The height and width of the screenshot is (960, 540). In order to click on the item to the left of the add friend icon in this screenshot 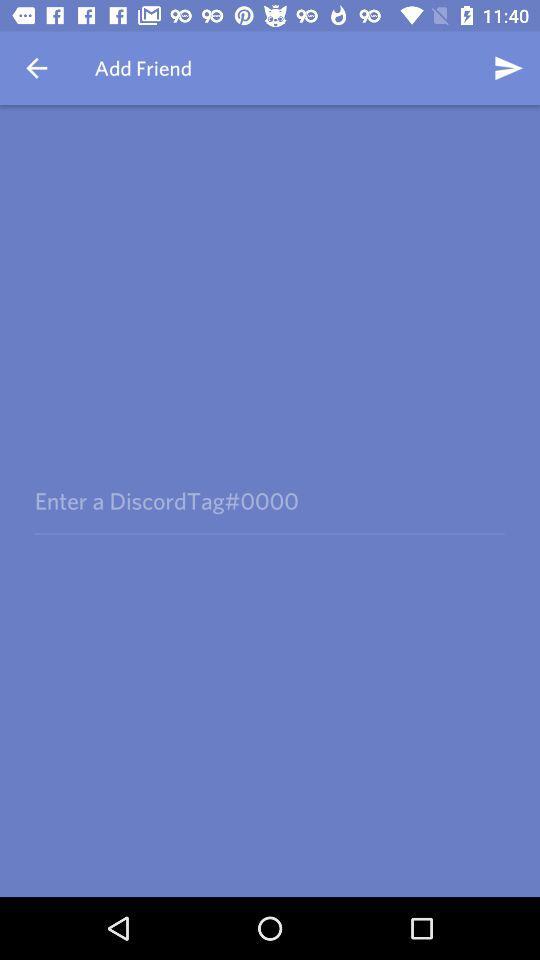, I will do `click(36, 68)`.